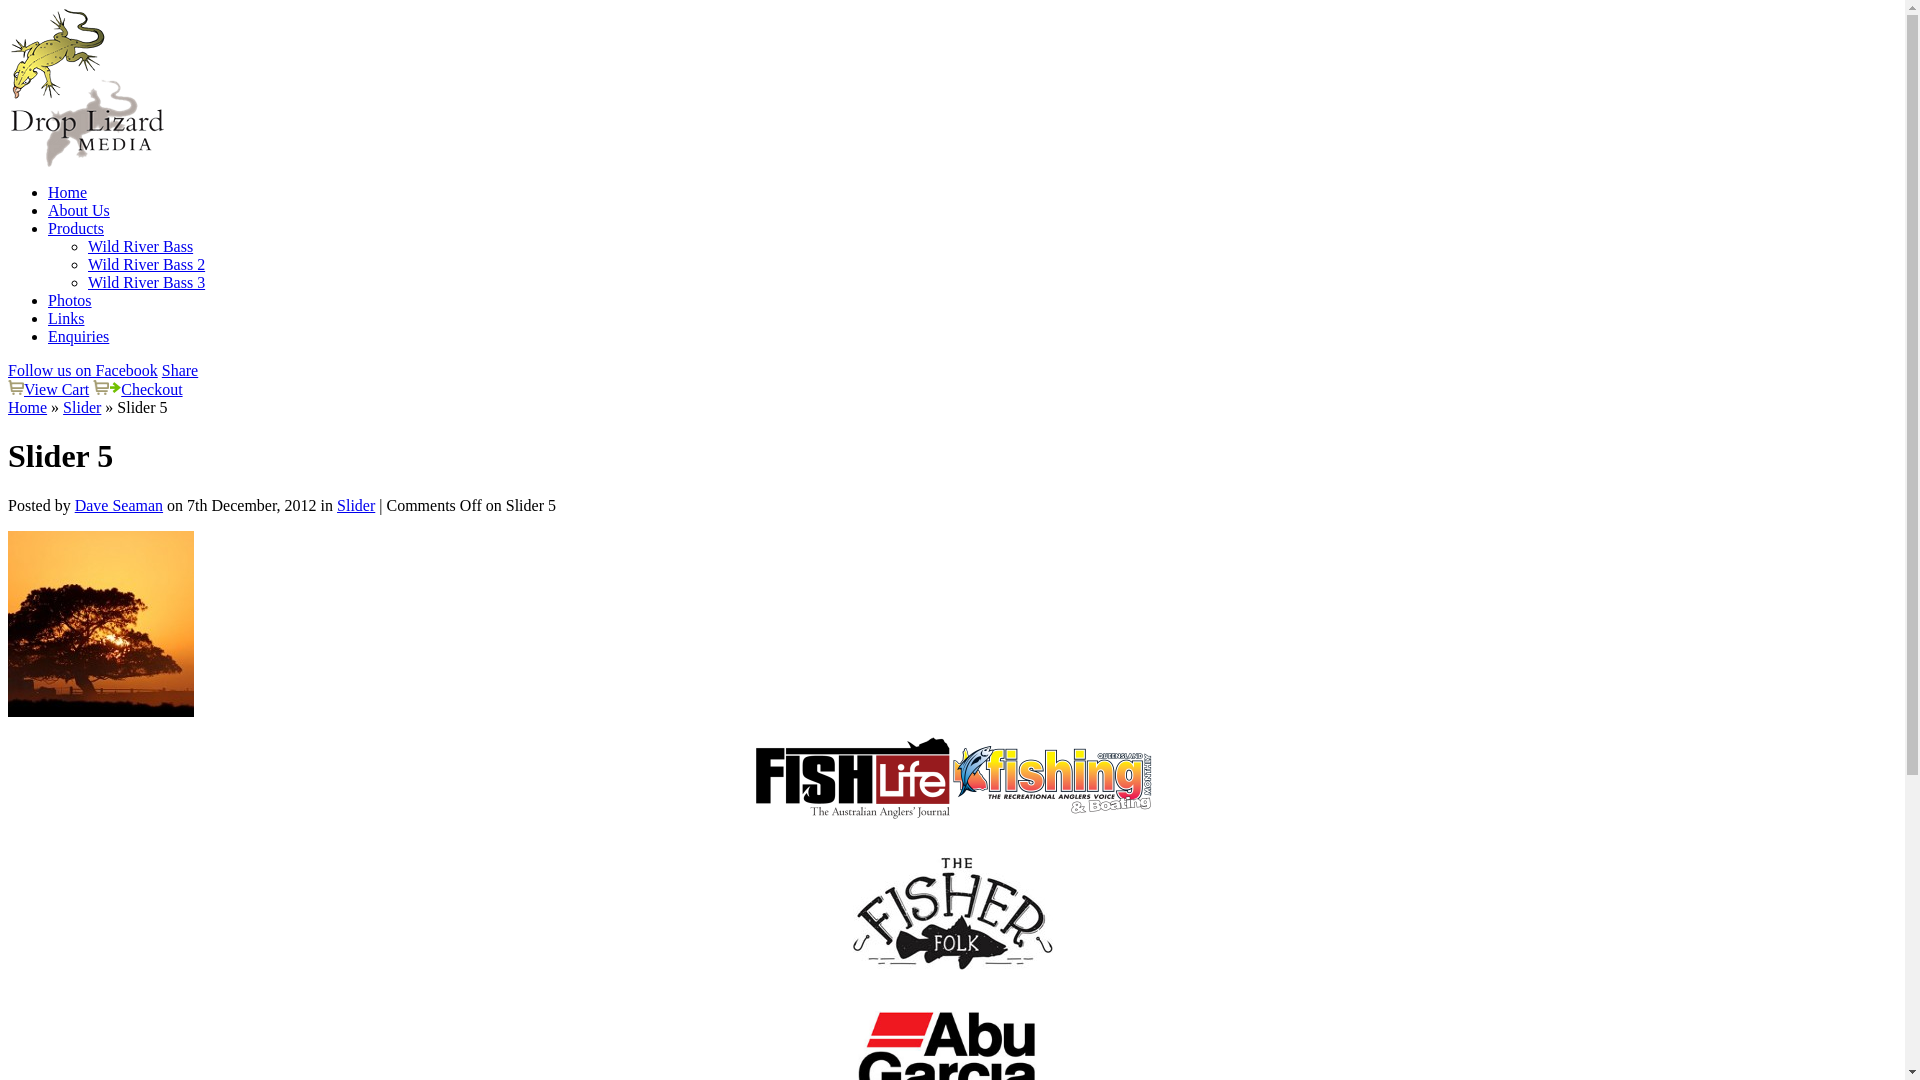  What do you see at coordinates (66, 317) in the screenshot?
I see `'Links'` at bounding box center [66, 317].